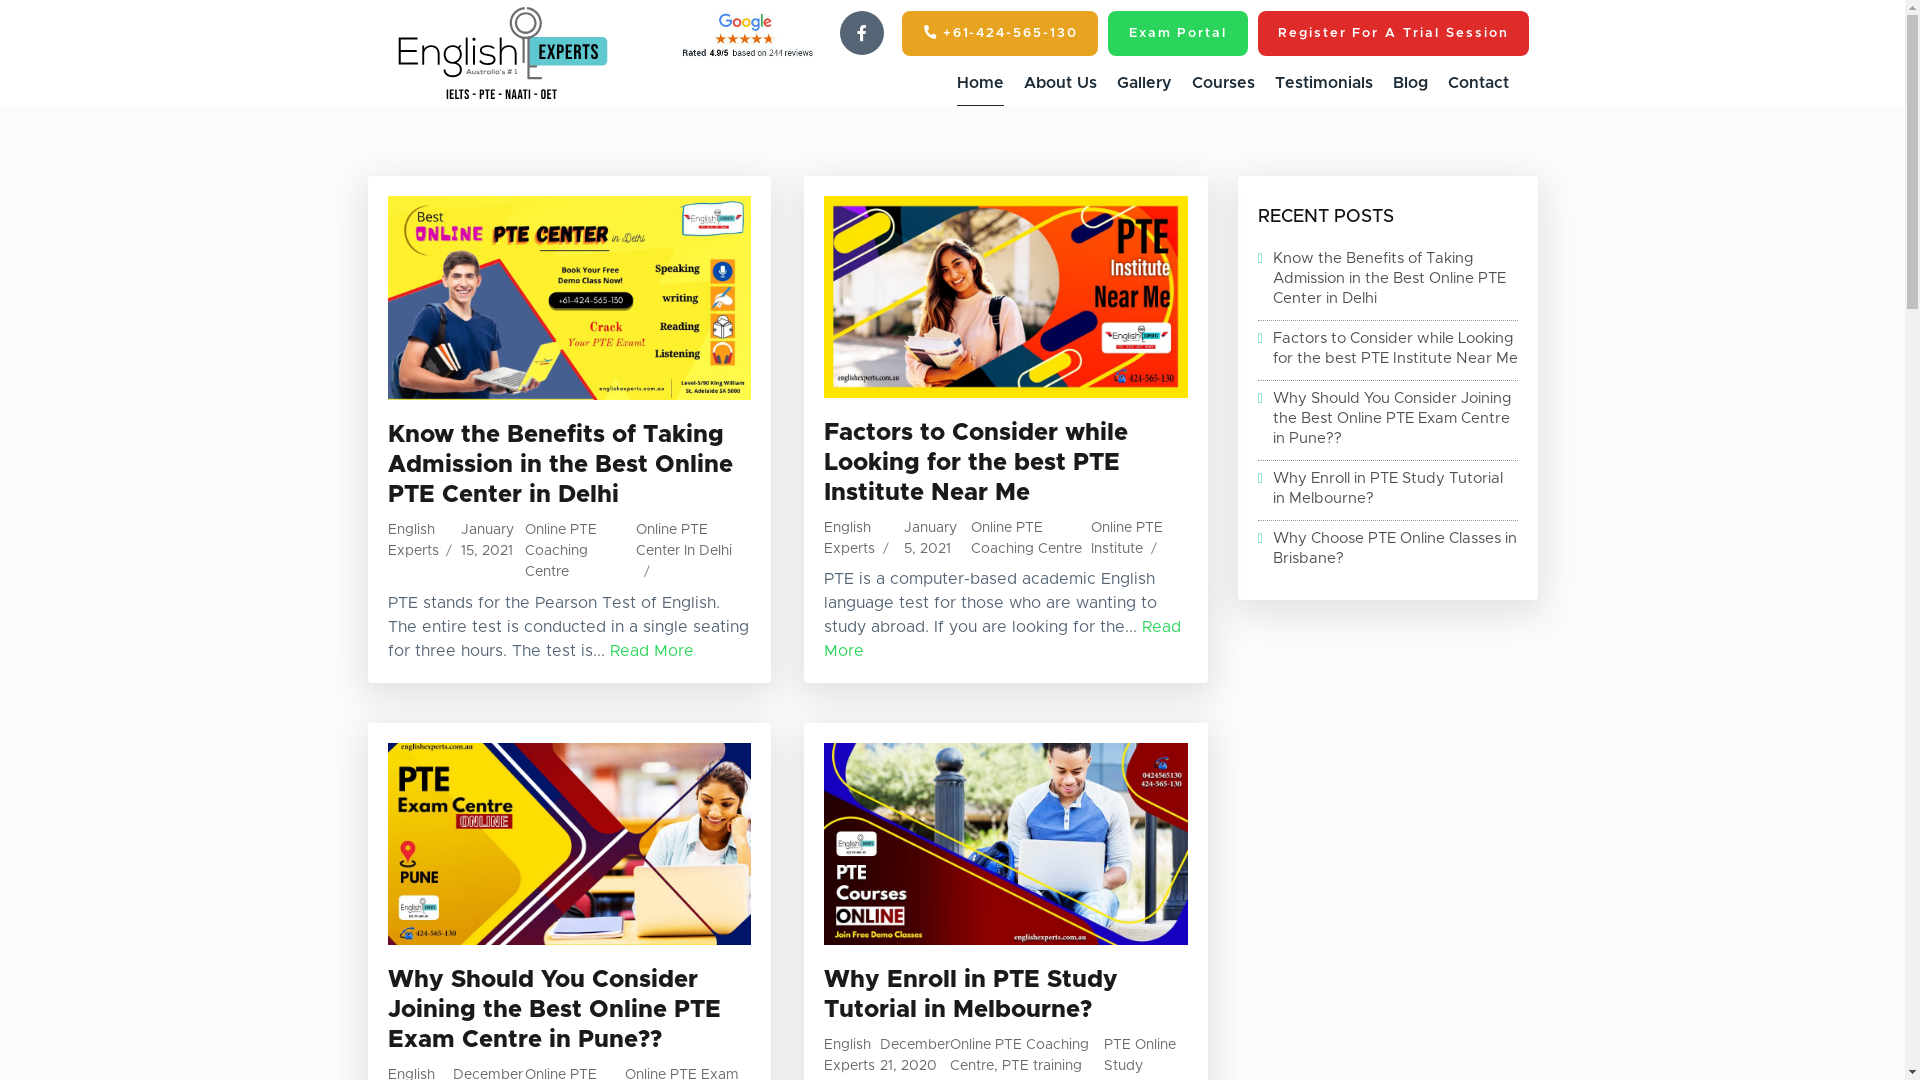  What do you see at coordinates (524, 551) in the screenshot?
I see `'Online PTE Coaching Centre'` at bounding box center [524, 551].